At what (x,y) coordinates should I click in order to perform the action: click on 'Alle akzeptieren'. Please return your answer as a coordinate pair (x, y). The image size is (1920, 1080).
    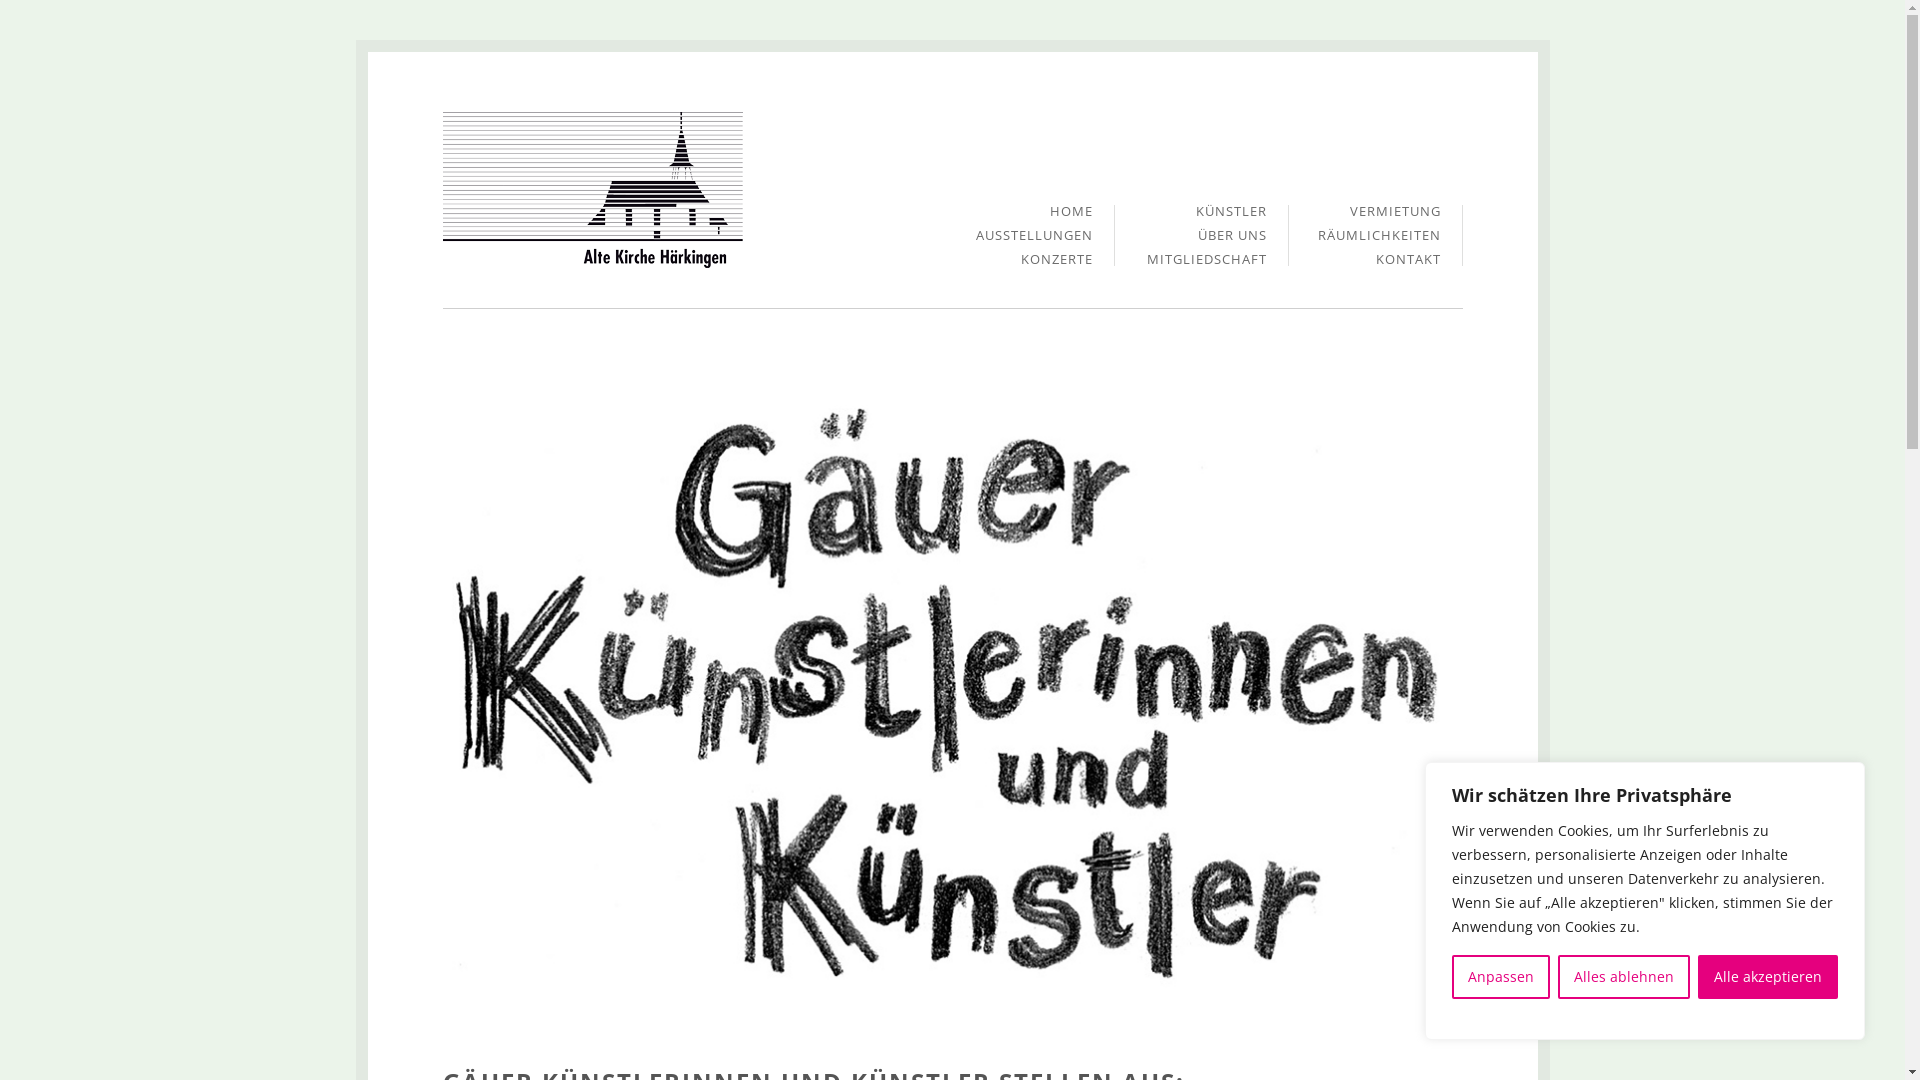
    Looking at the image, I should click on (1767, 975).